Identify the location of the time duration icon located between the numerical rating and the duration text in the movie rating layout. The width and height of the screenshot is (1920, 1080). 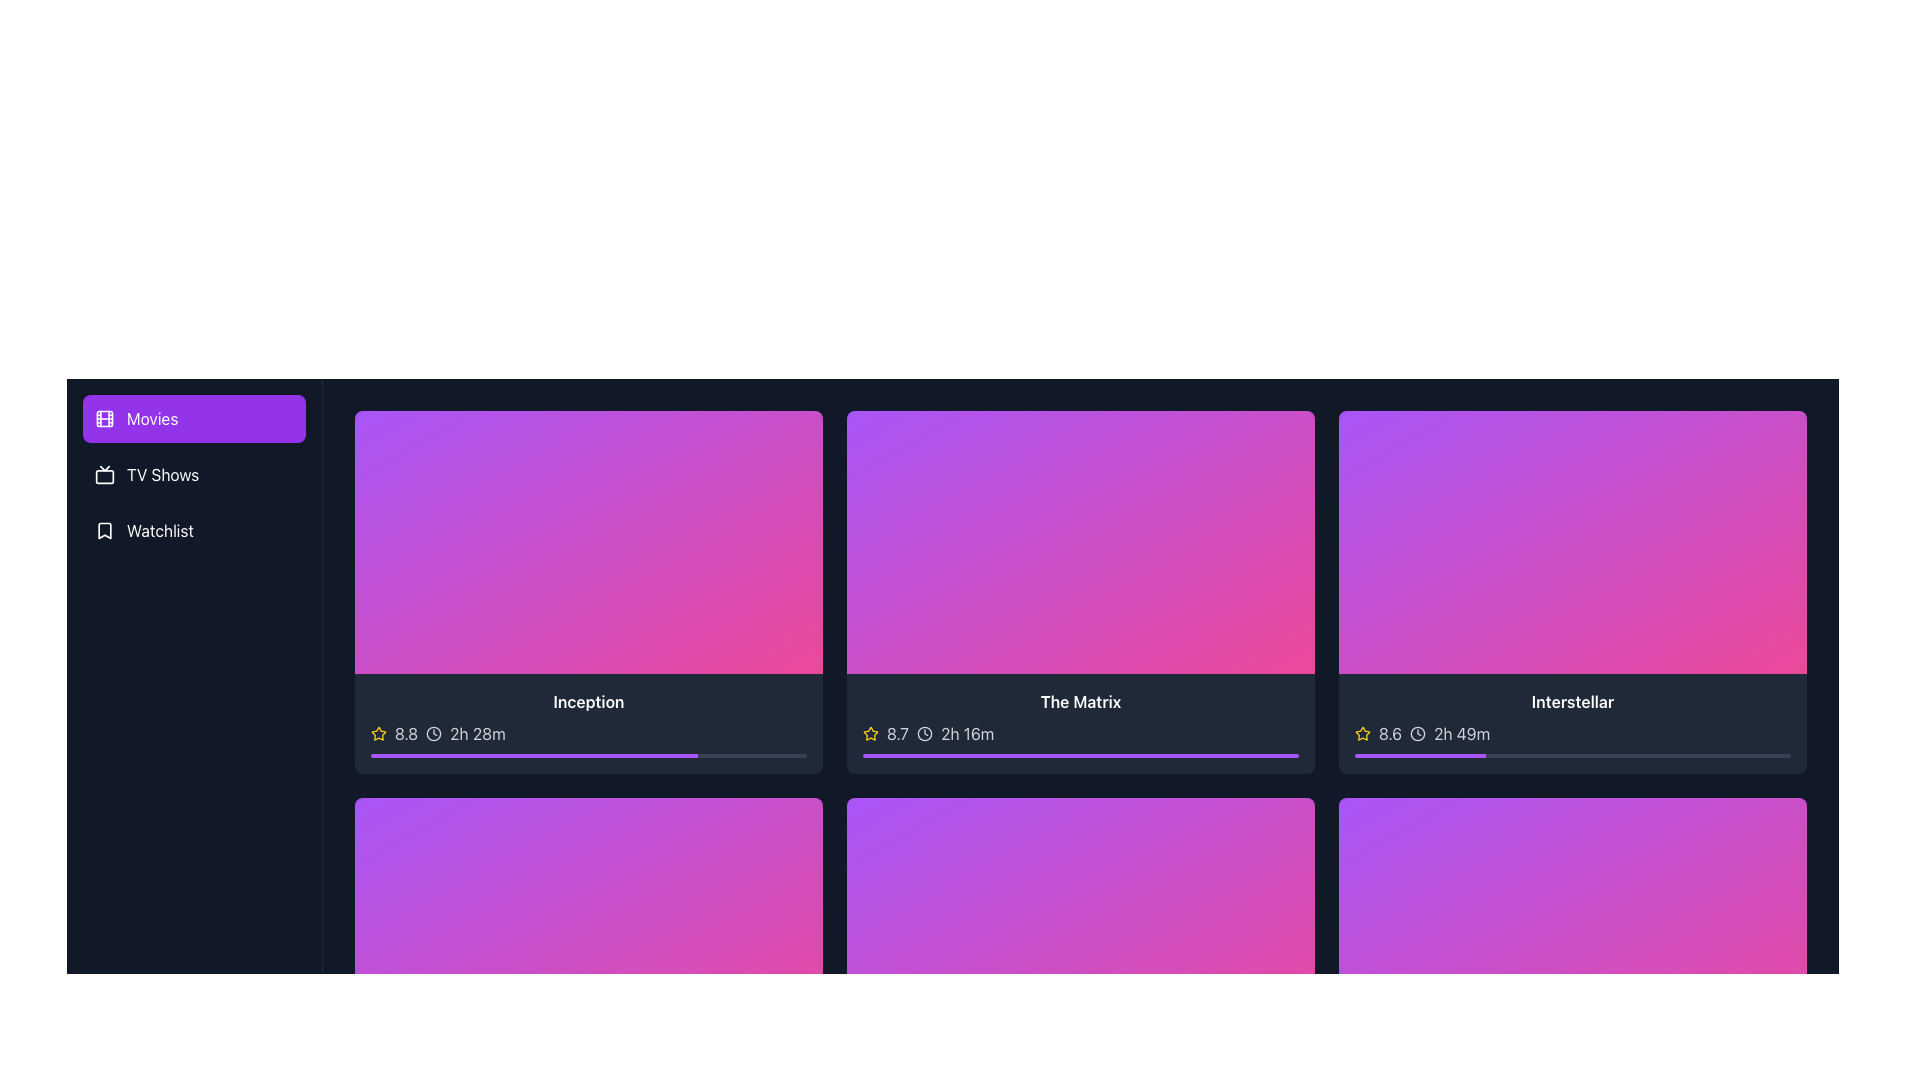
(433, 734).